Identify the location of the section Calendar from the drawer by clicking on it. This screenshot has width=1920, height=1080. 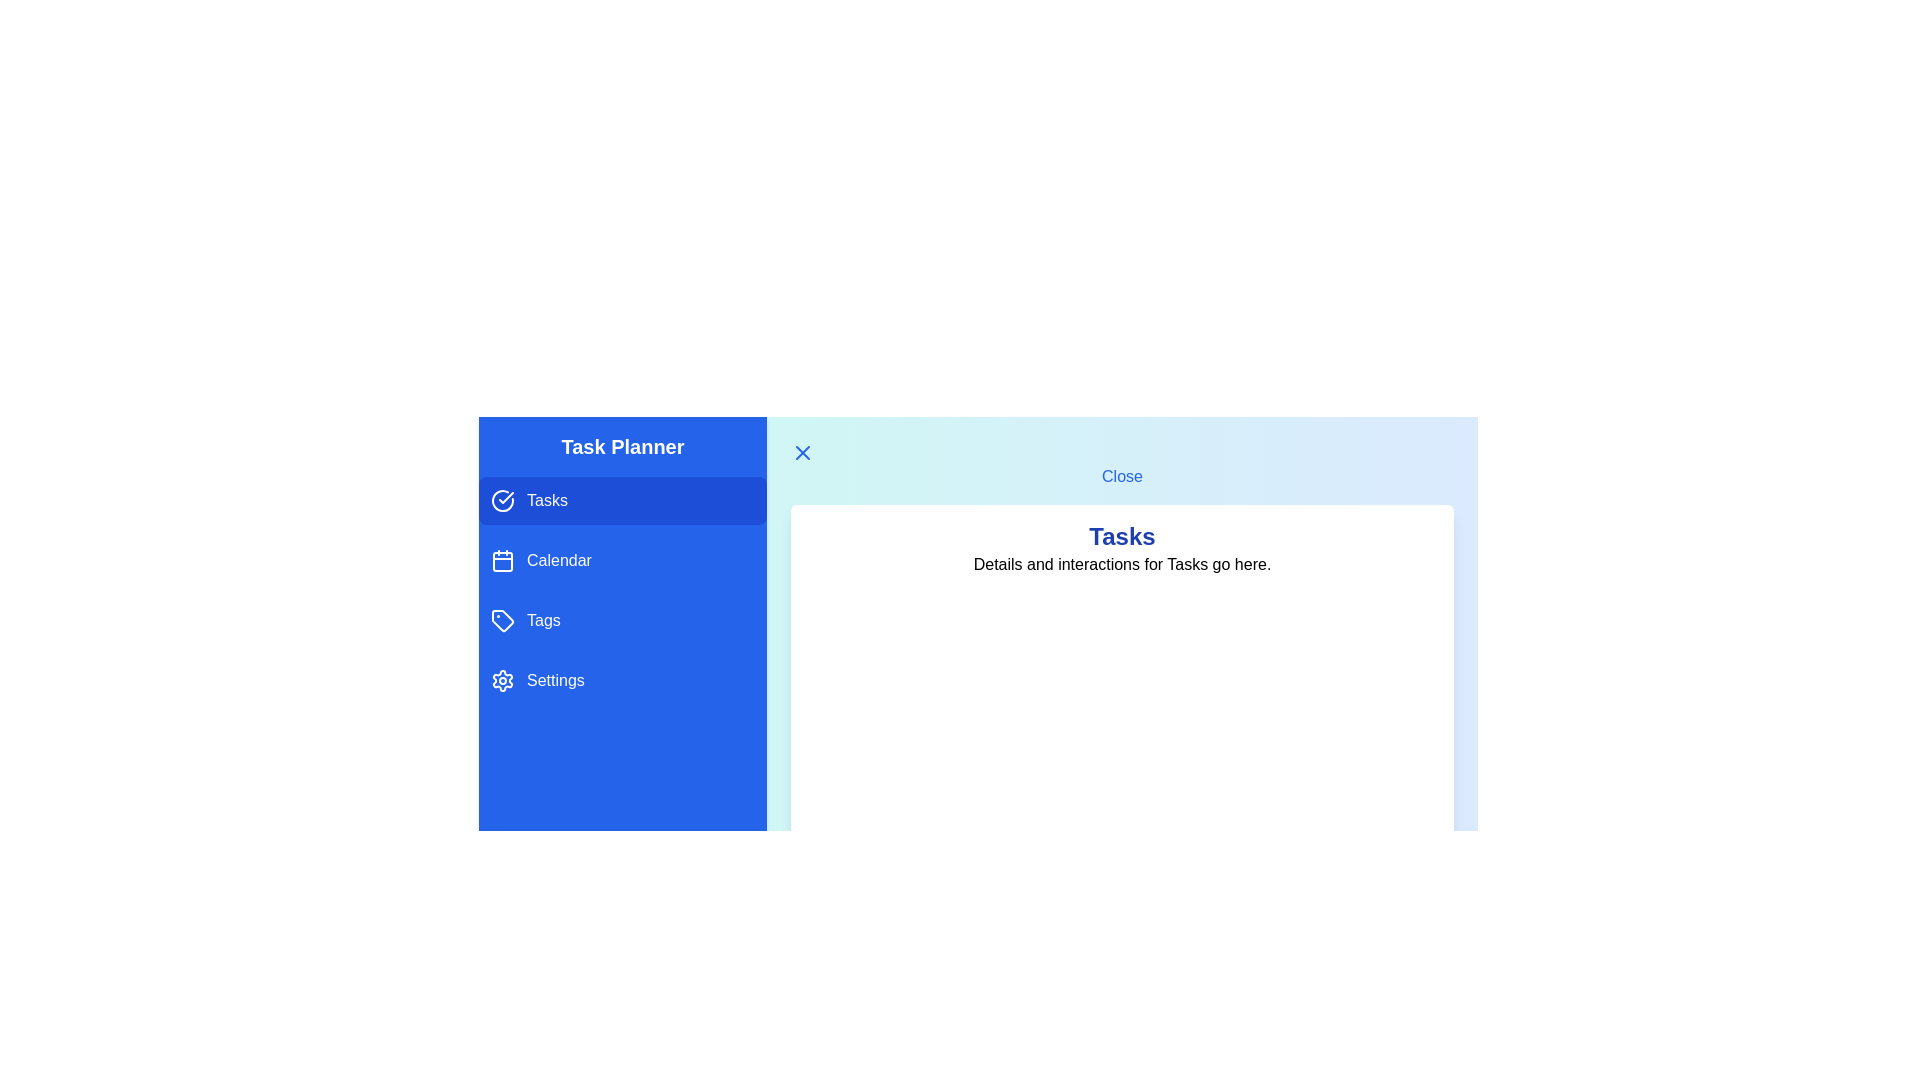
(622, 560).